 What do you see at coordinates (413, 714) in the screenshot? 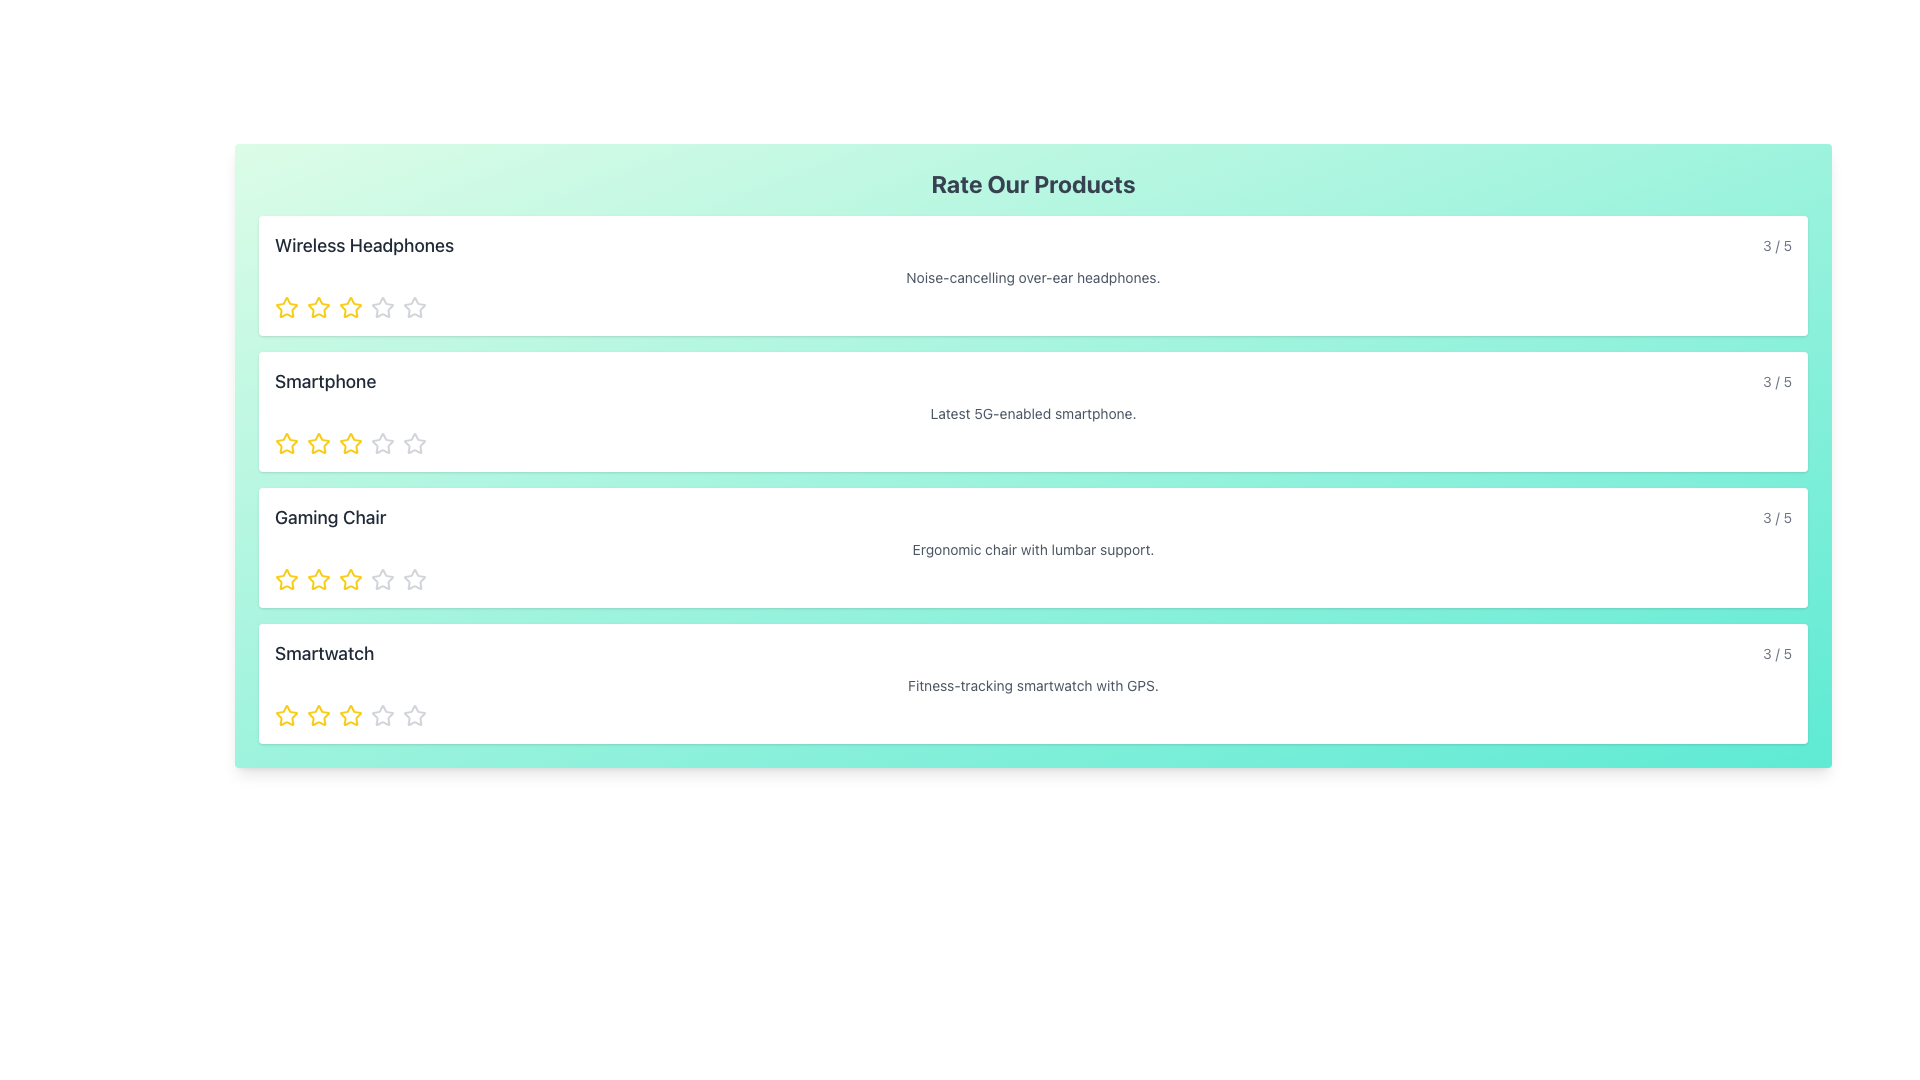
I see `the fifth star-shaped rating icon in the row under the 'Smartwatch' product segment` at bounding box center [413, 714].